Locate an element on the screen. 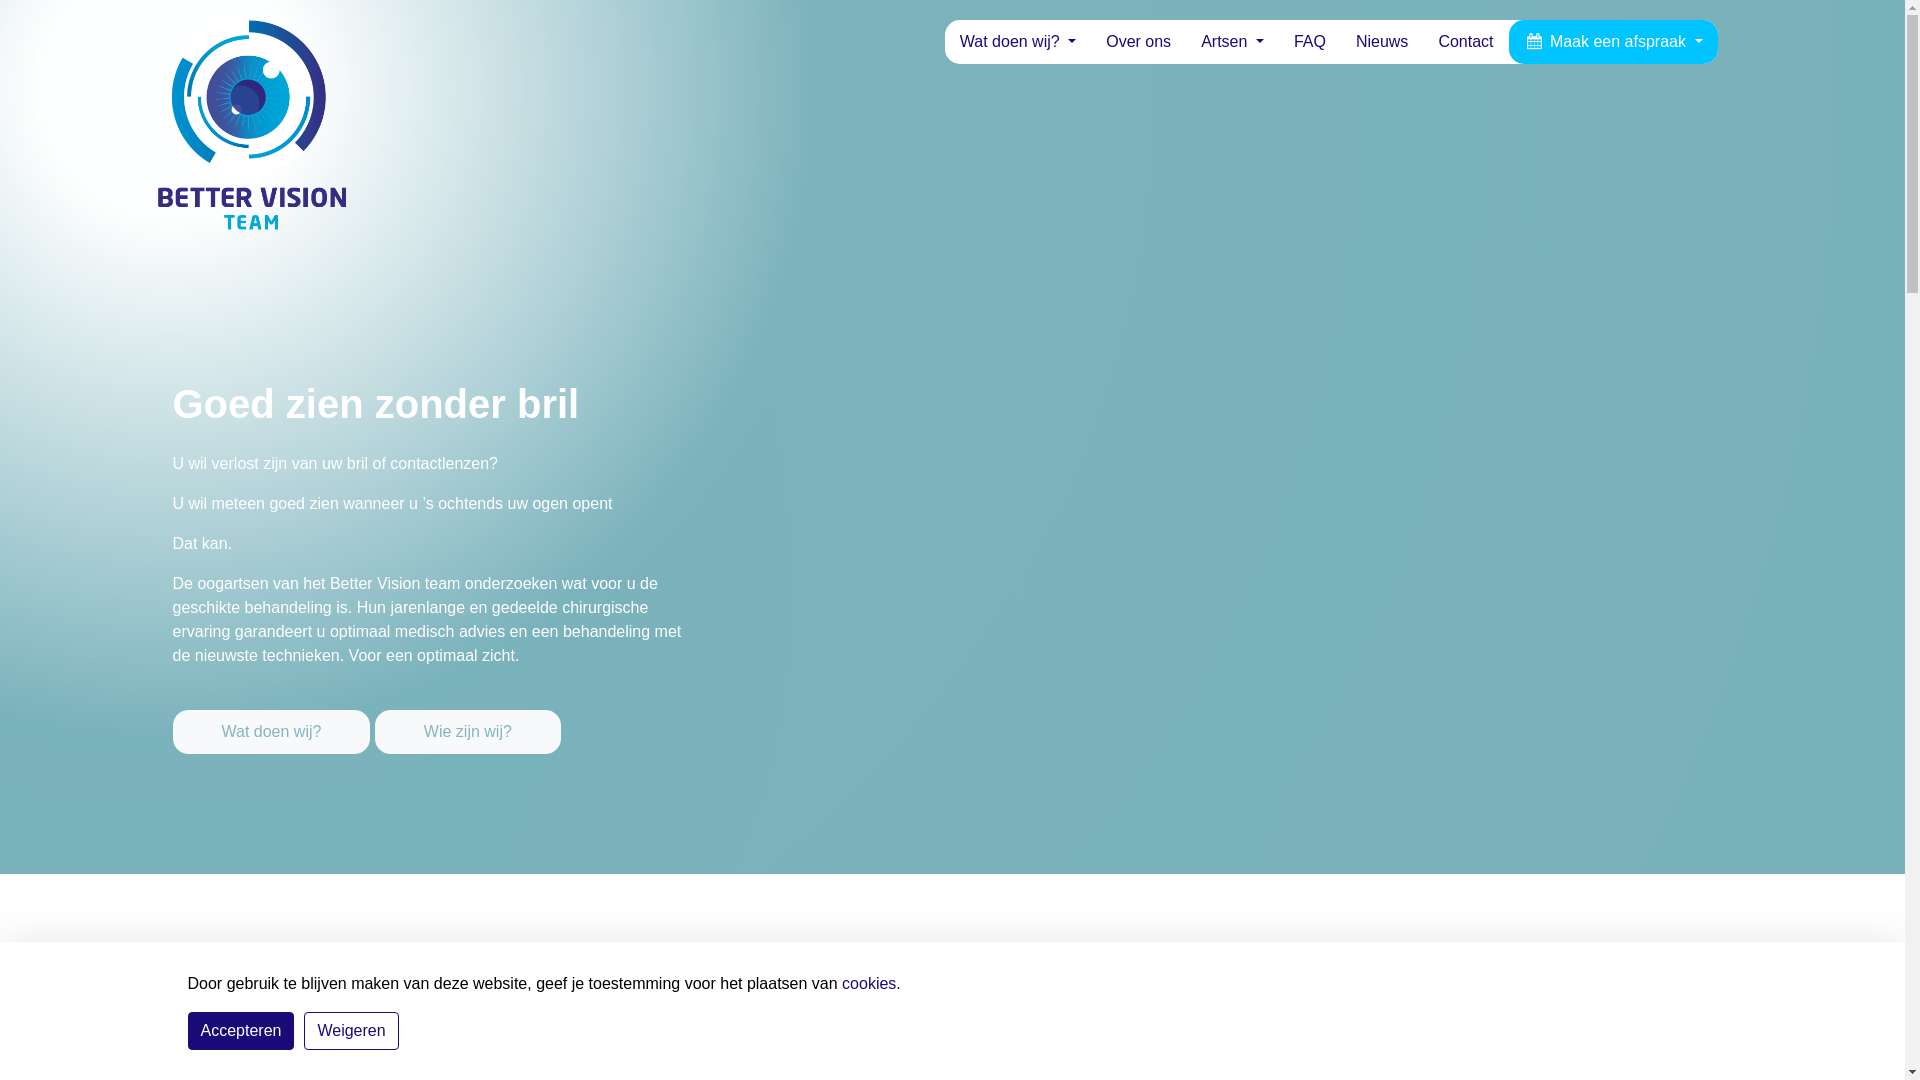  'Nieuws' is located at coordinates (1381, 42).